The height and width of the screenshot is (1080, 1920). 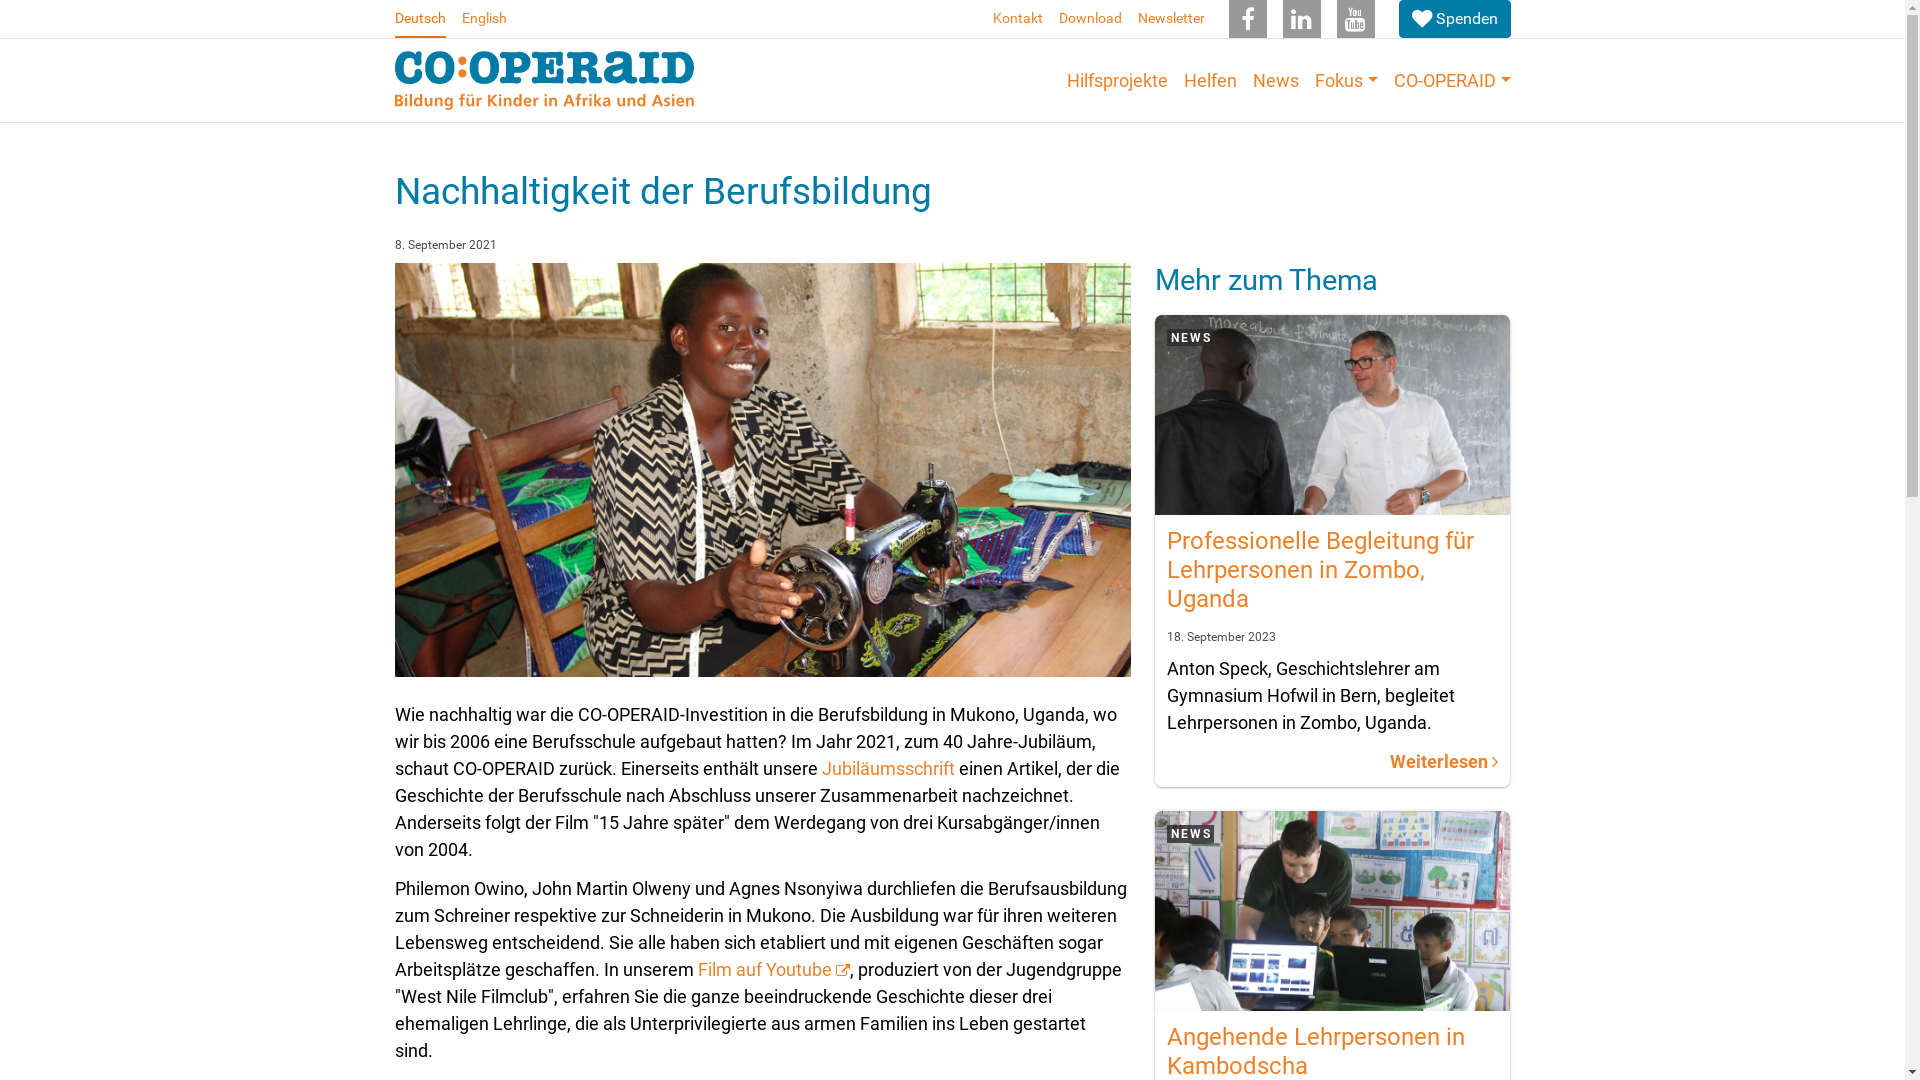 What do you see at coordinates (1017, 19) in the screenshot?
I see `'Kontakt'` at bounding box center [1017, 19].